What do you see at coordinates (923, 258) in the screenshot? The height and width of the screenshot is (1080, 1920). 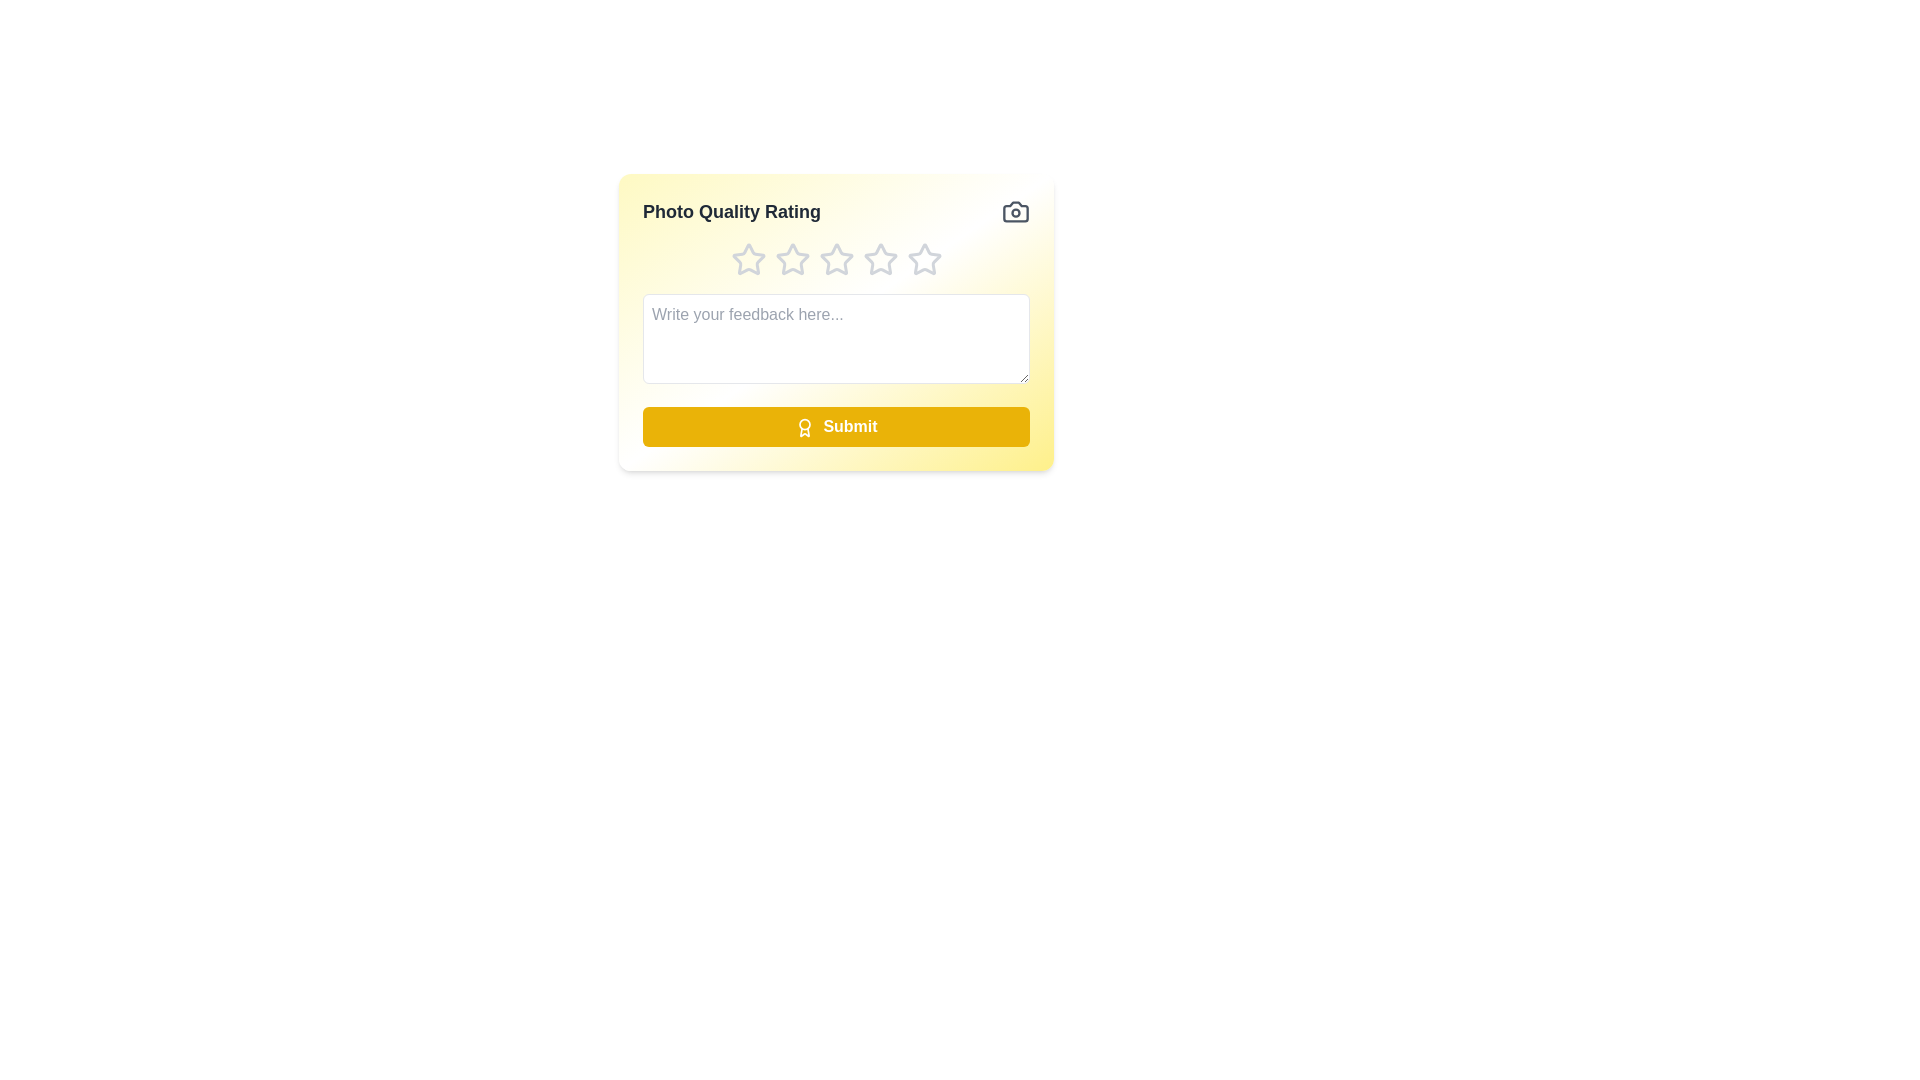 I see `the star corresponding to the rating 5` at bounding box center [923, 258].